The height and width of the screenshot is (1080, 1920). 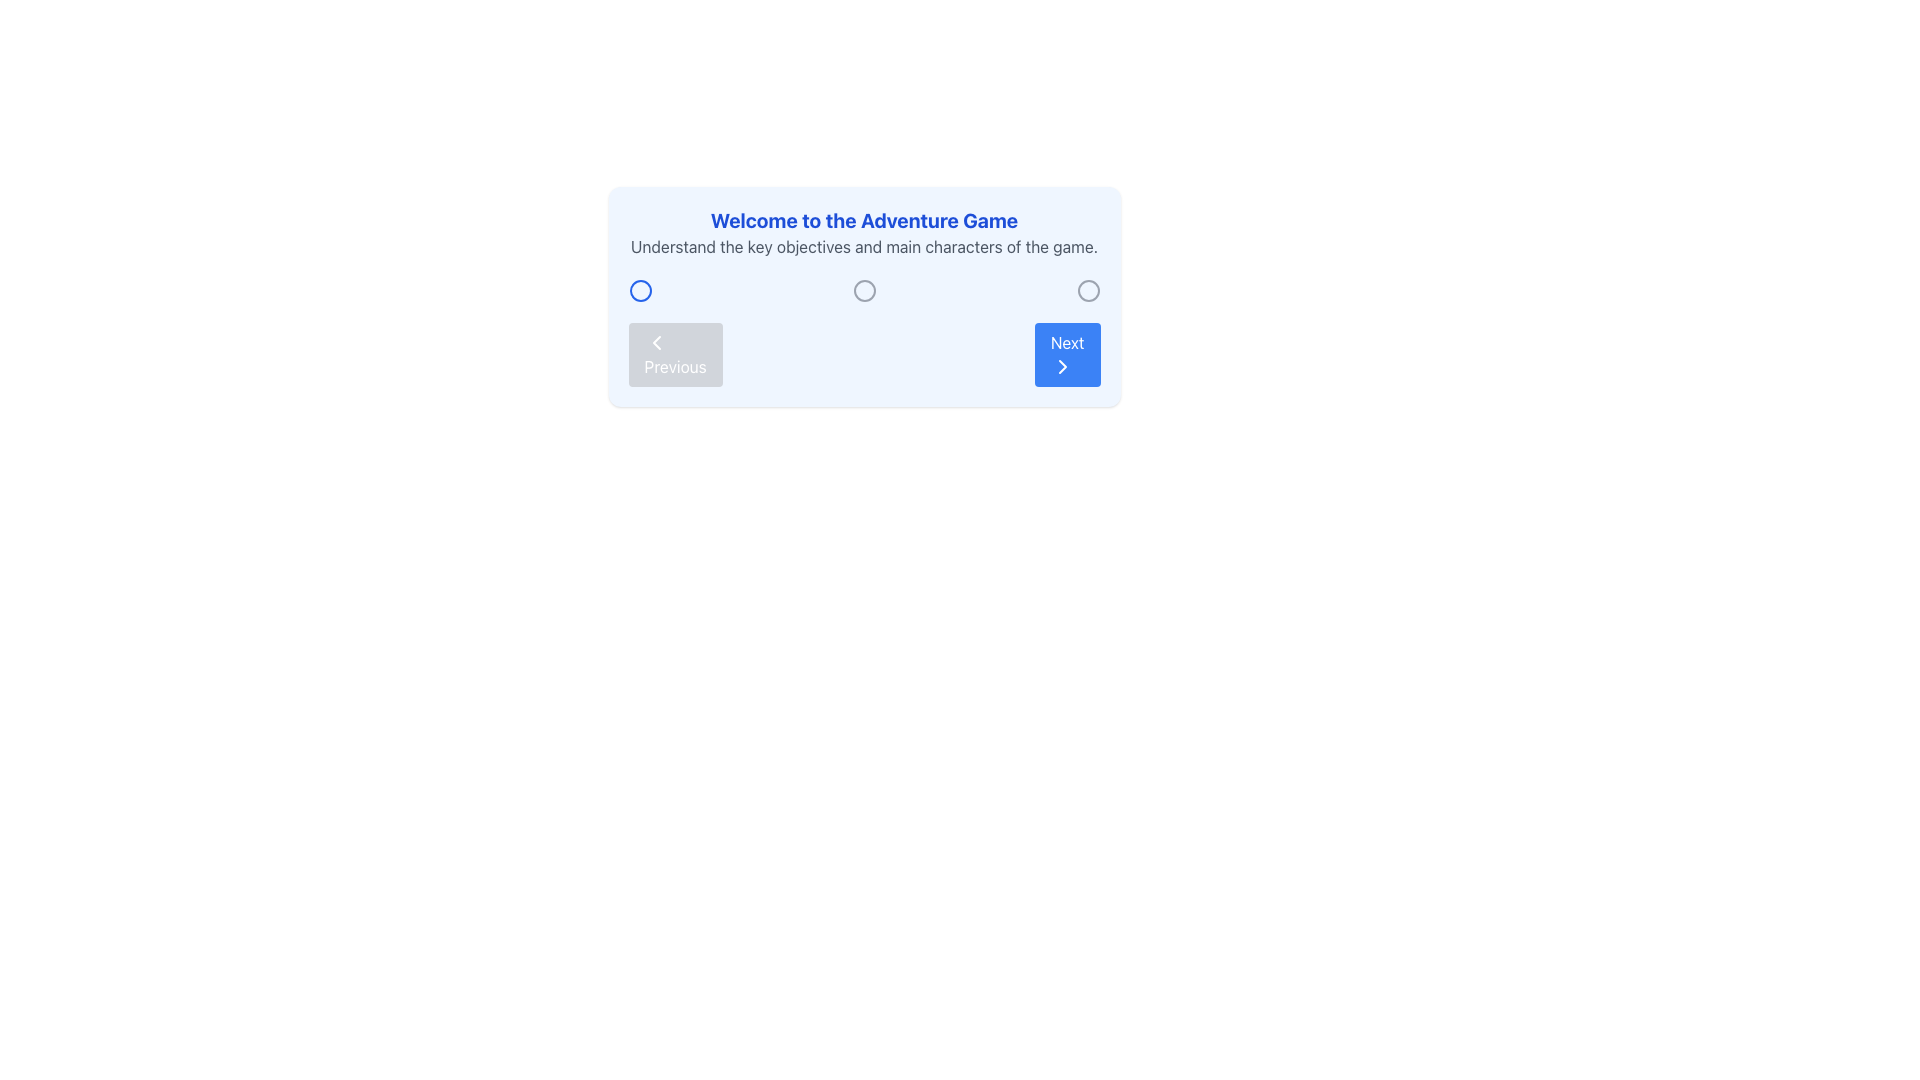 I want to click on the third circular icon, which is gray and located on the far right of a row of three similar circular icons, so click(x=1087, y=290).